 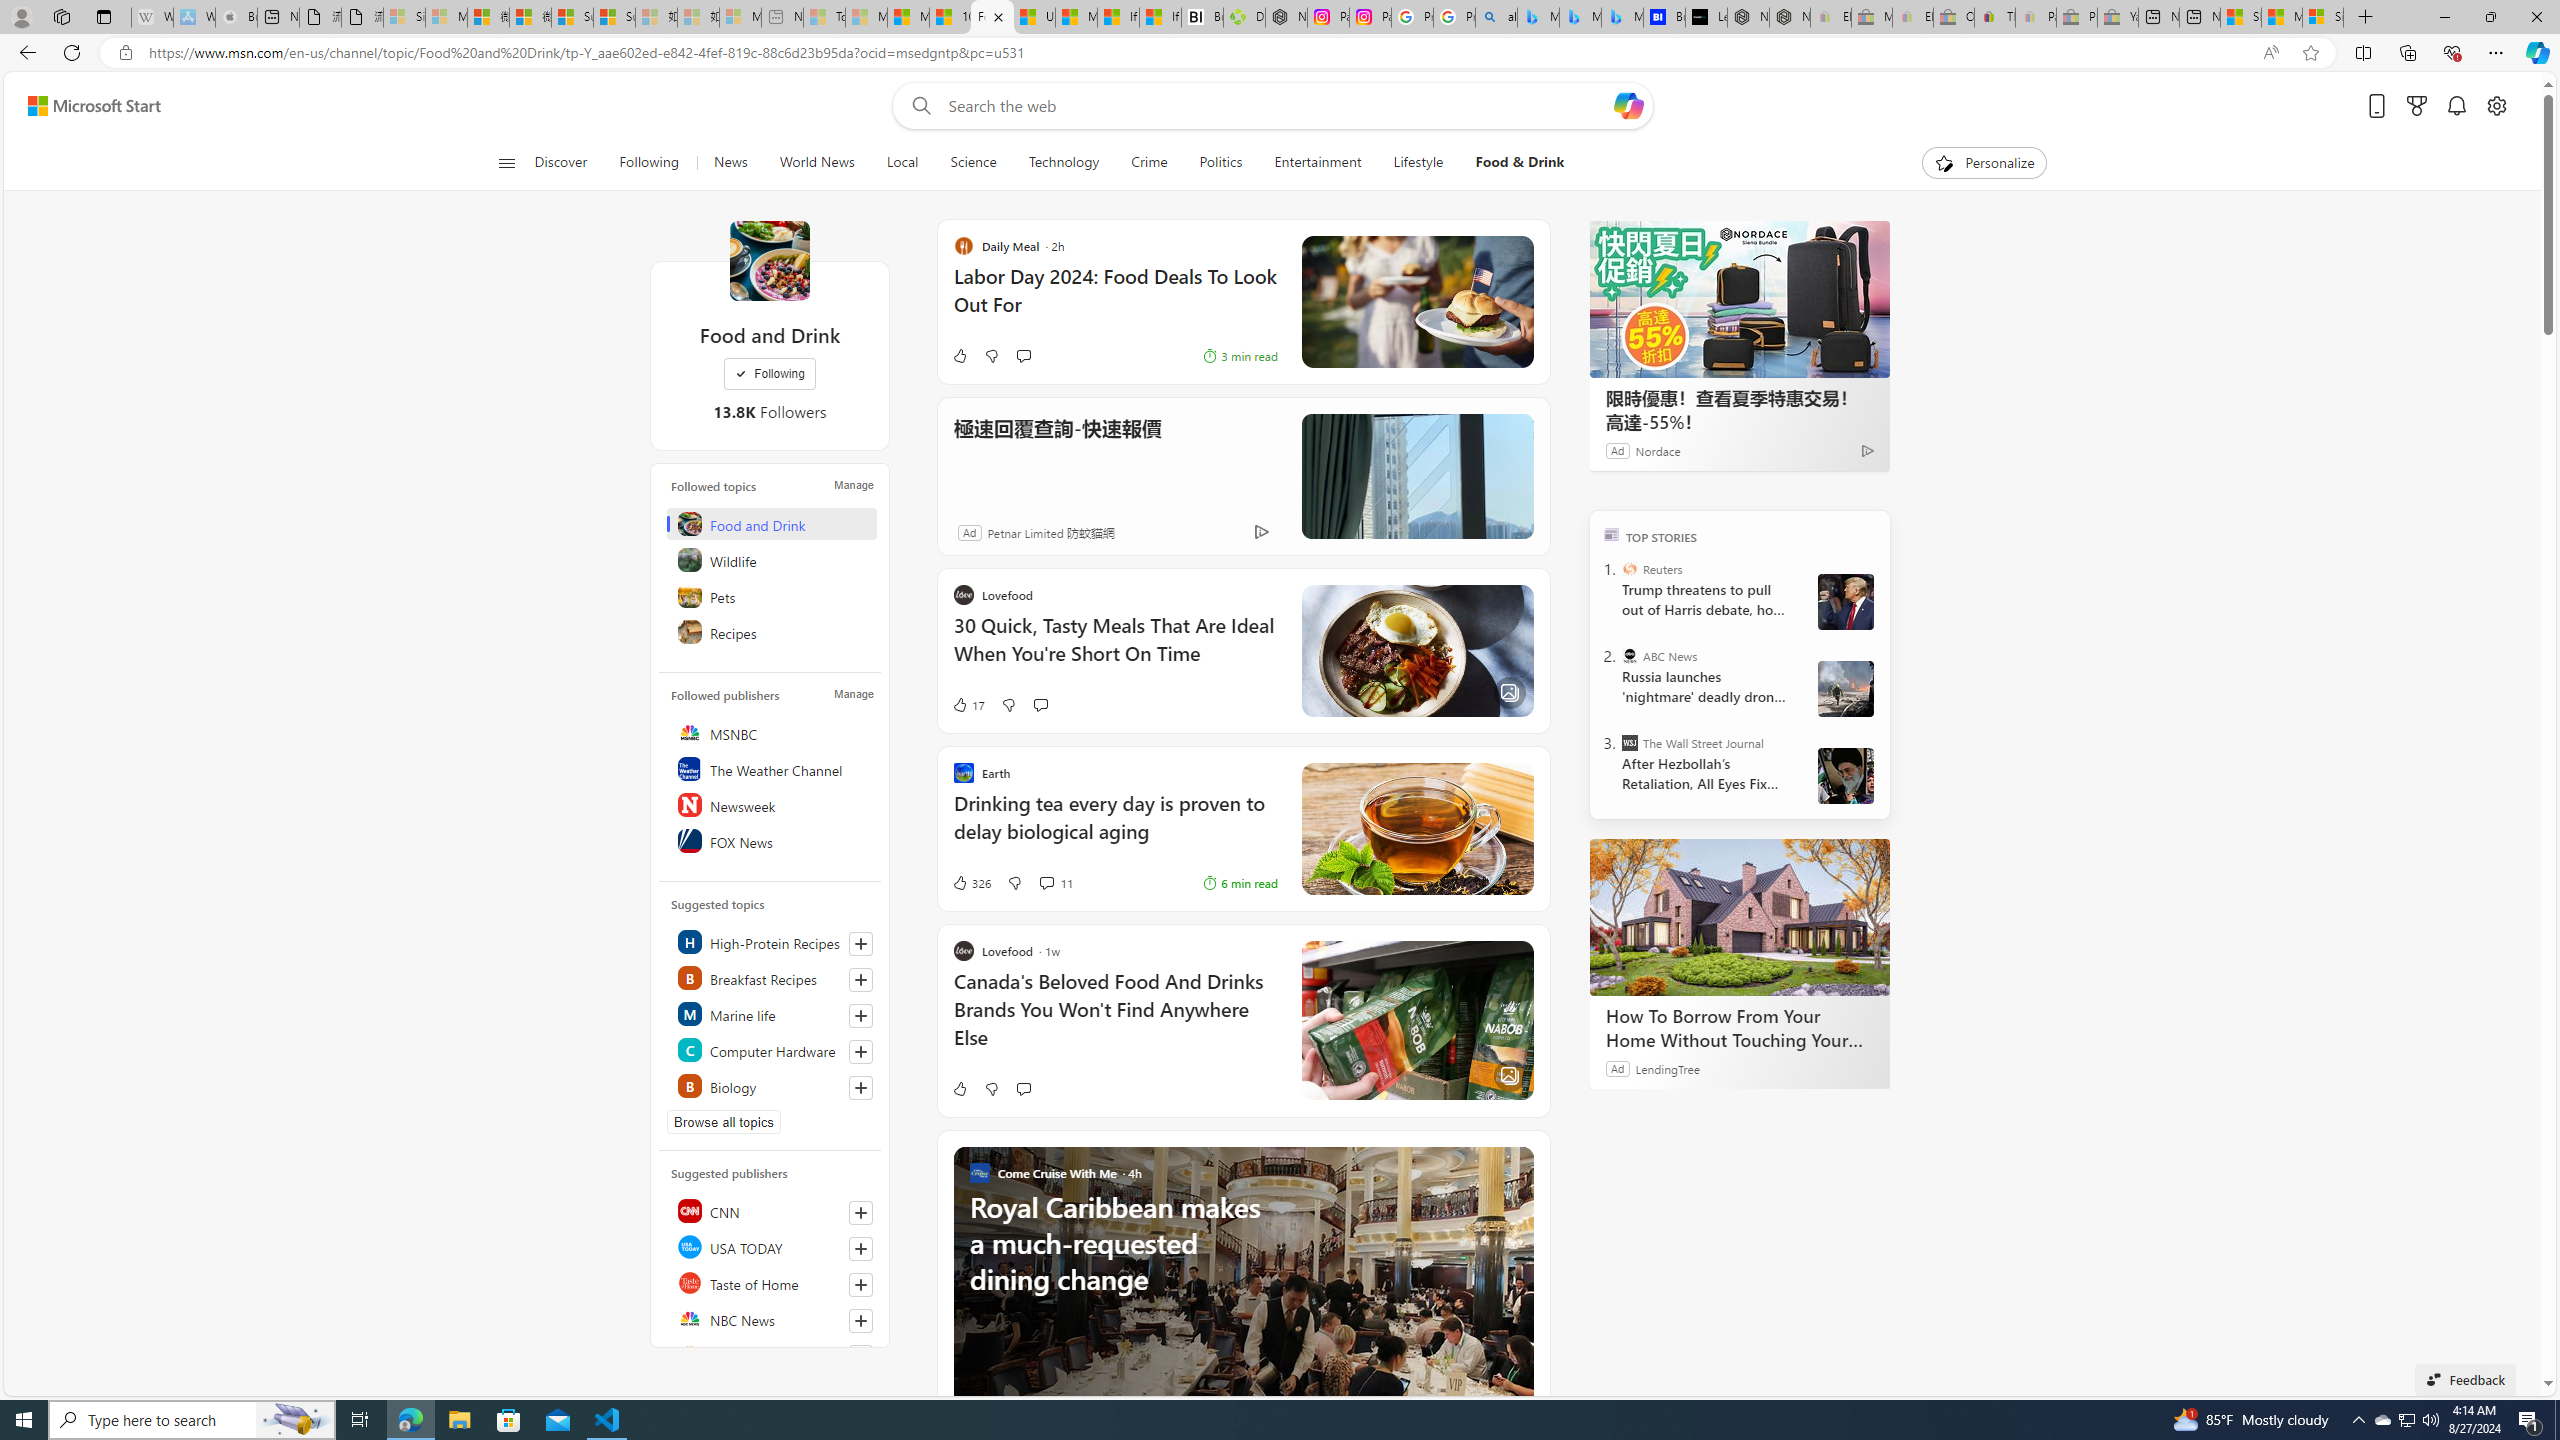 What do you see at coordinates (1044, 882) in the screenshot?
I see `'View comments 11 Comment'` at bounding box center [1044, 882].